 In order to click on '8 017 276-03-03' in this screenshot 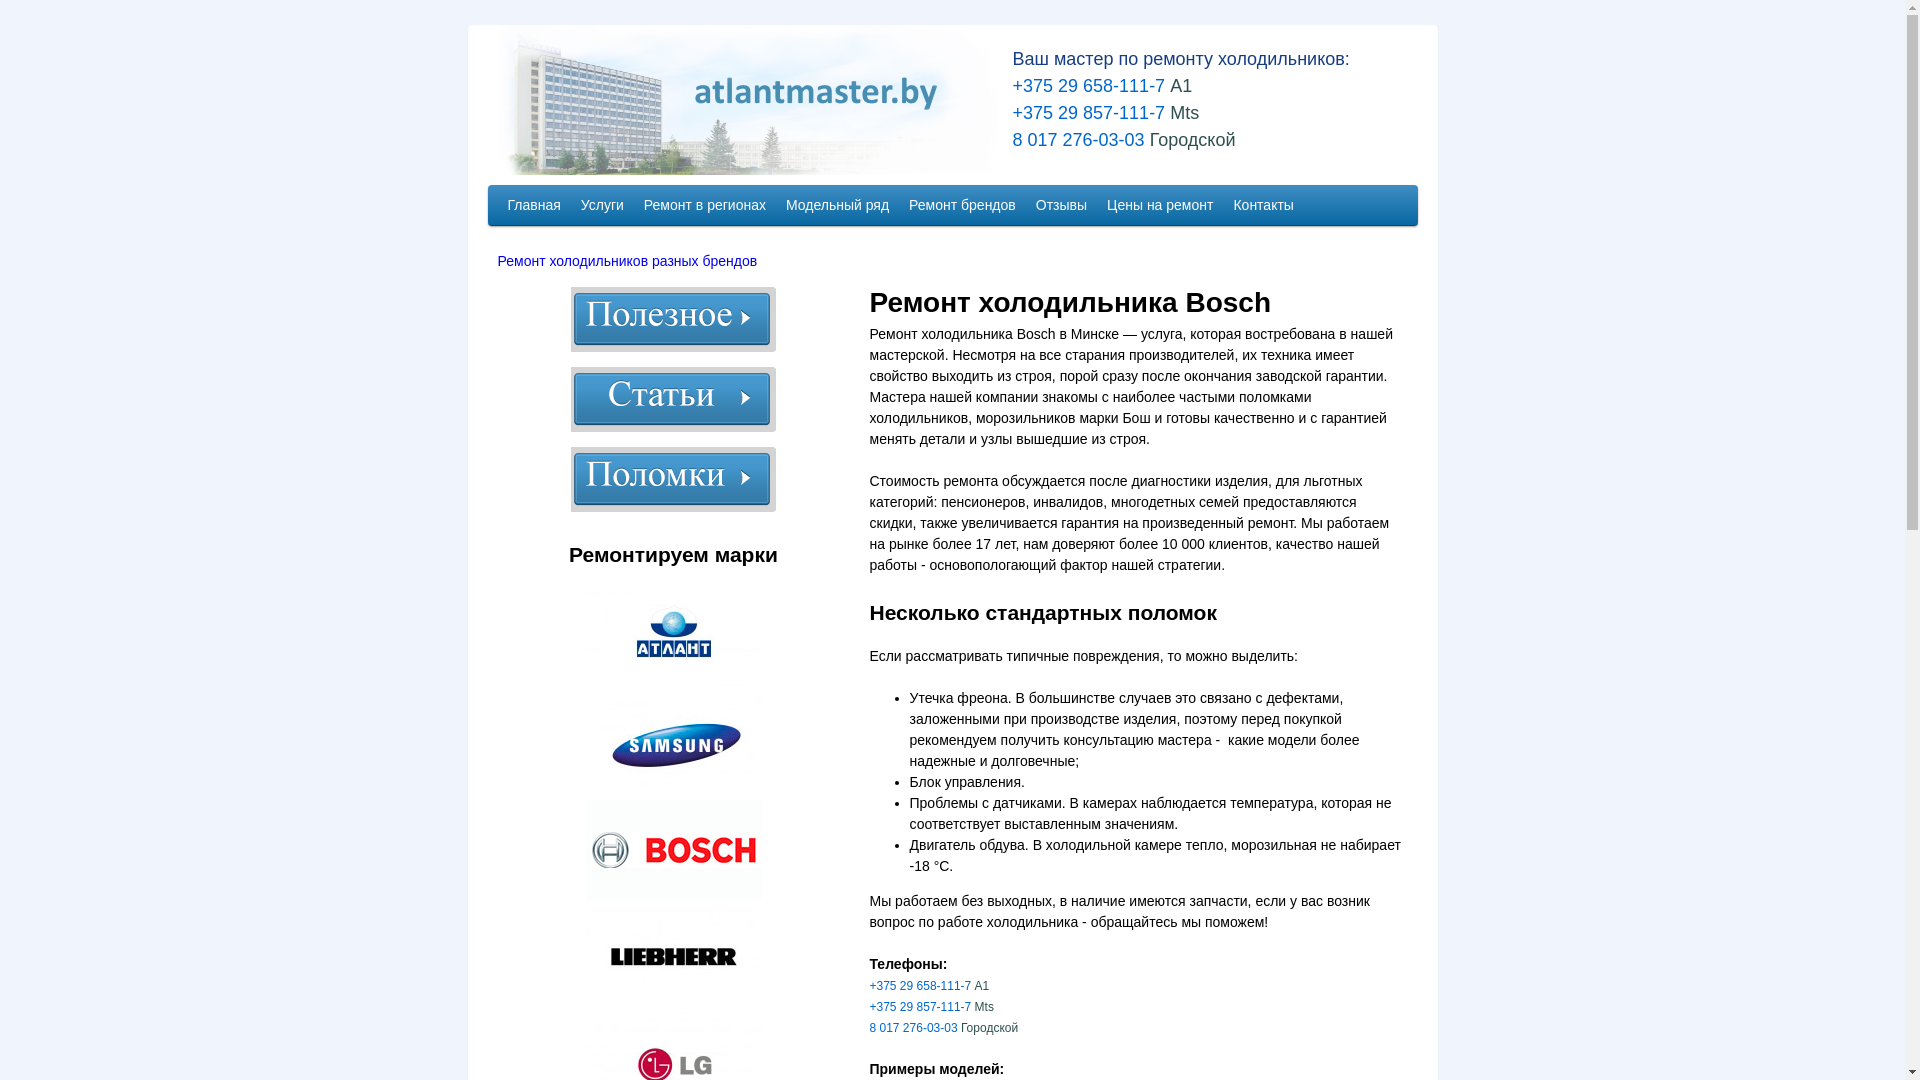, I will do `click(912, 1028)`.